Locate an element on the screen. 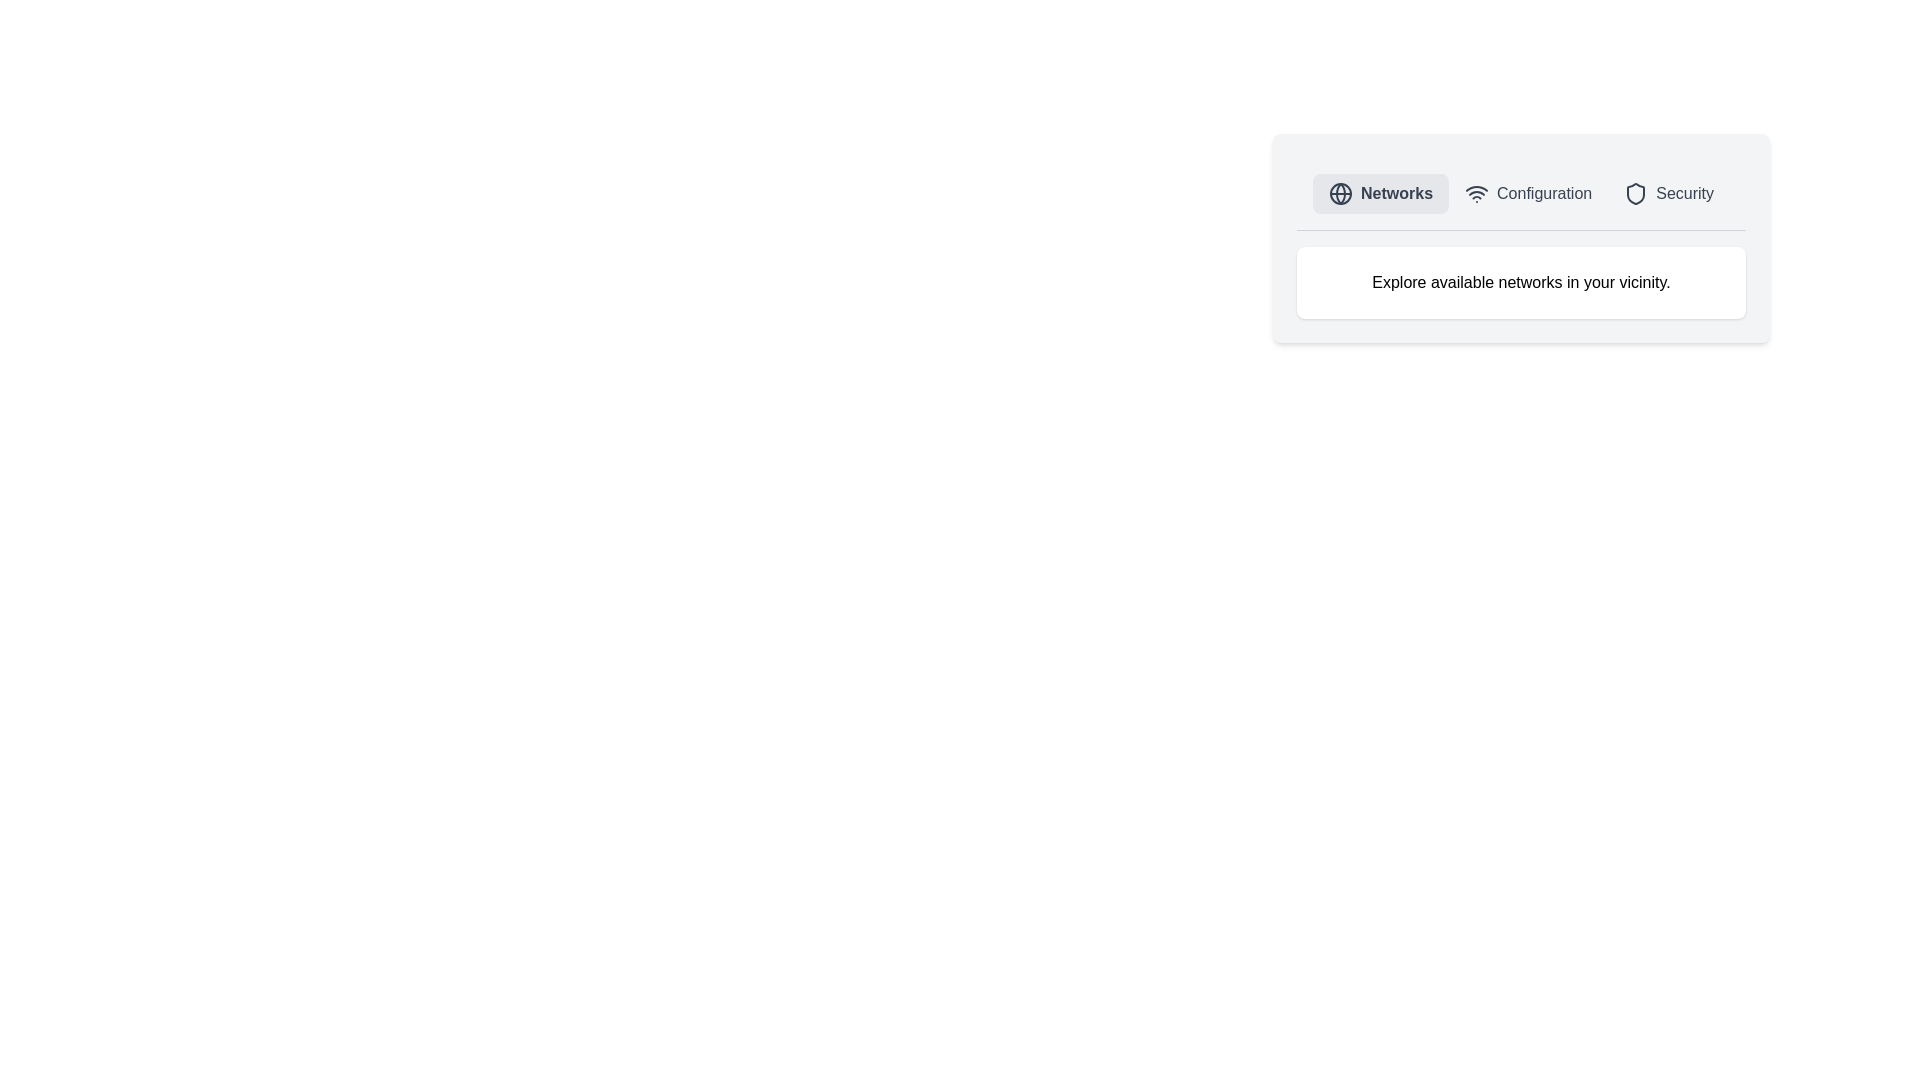 This screenshot has height=1080, width=1920. the Configuration tab is located at coordinates (1526, 193).